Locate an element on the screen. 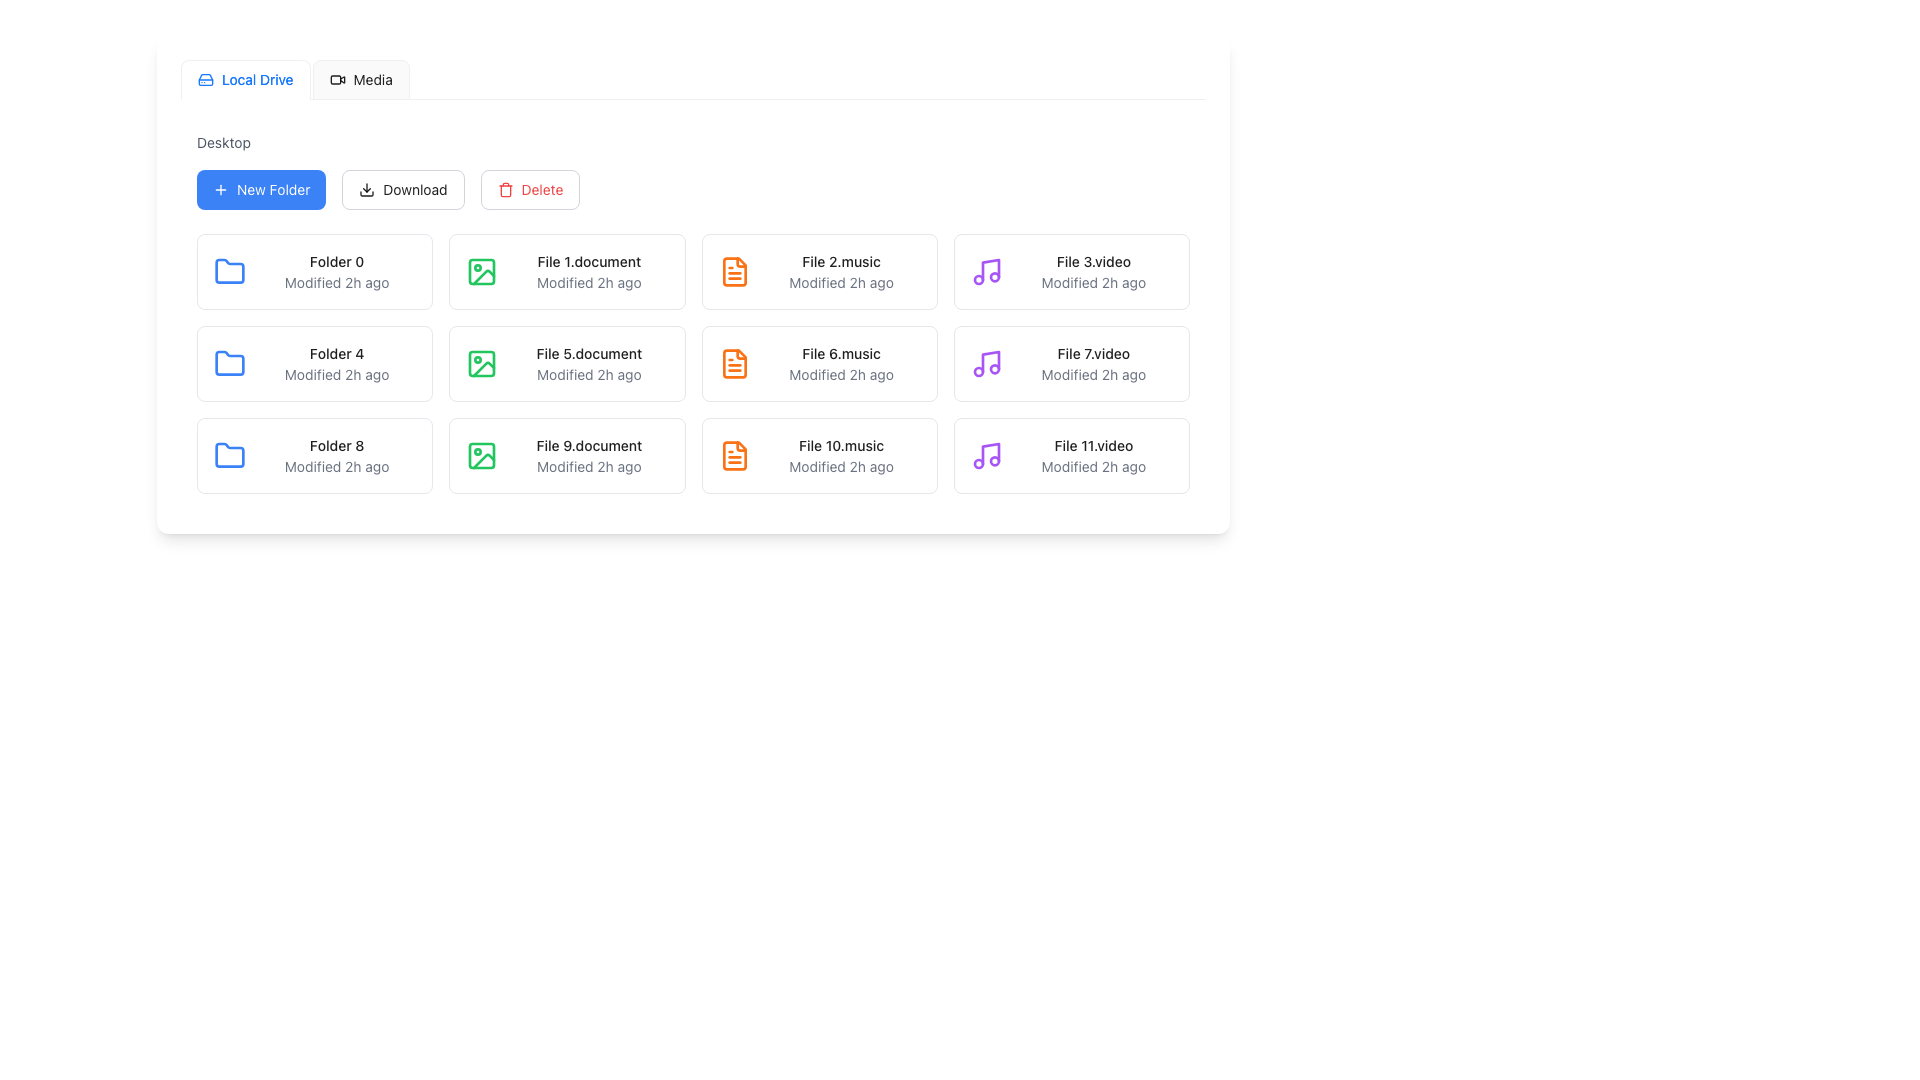  the music file representation named 'File 10.music' in the bottom row of the file grid layout is located at coordinates (841, 455).